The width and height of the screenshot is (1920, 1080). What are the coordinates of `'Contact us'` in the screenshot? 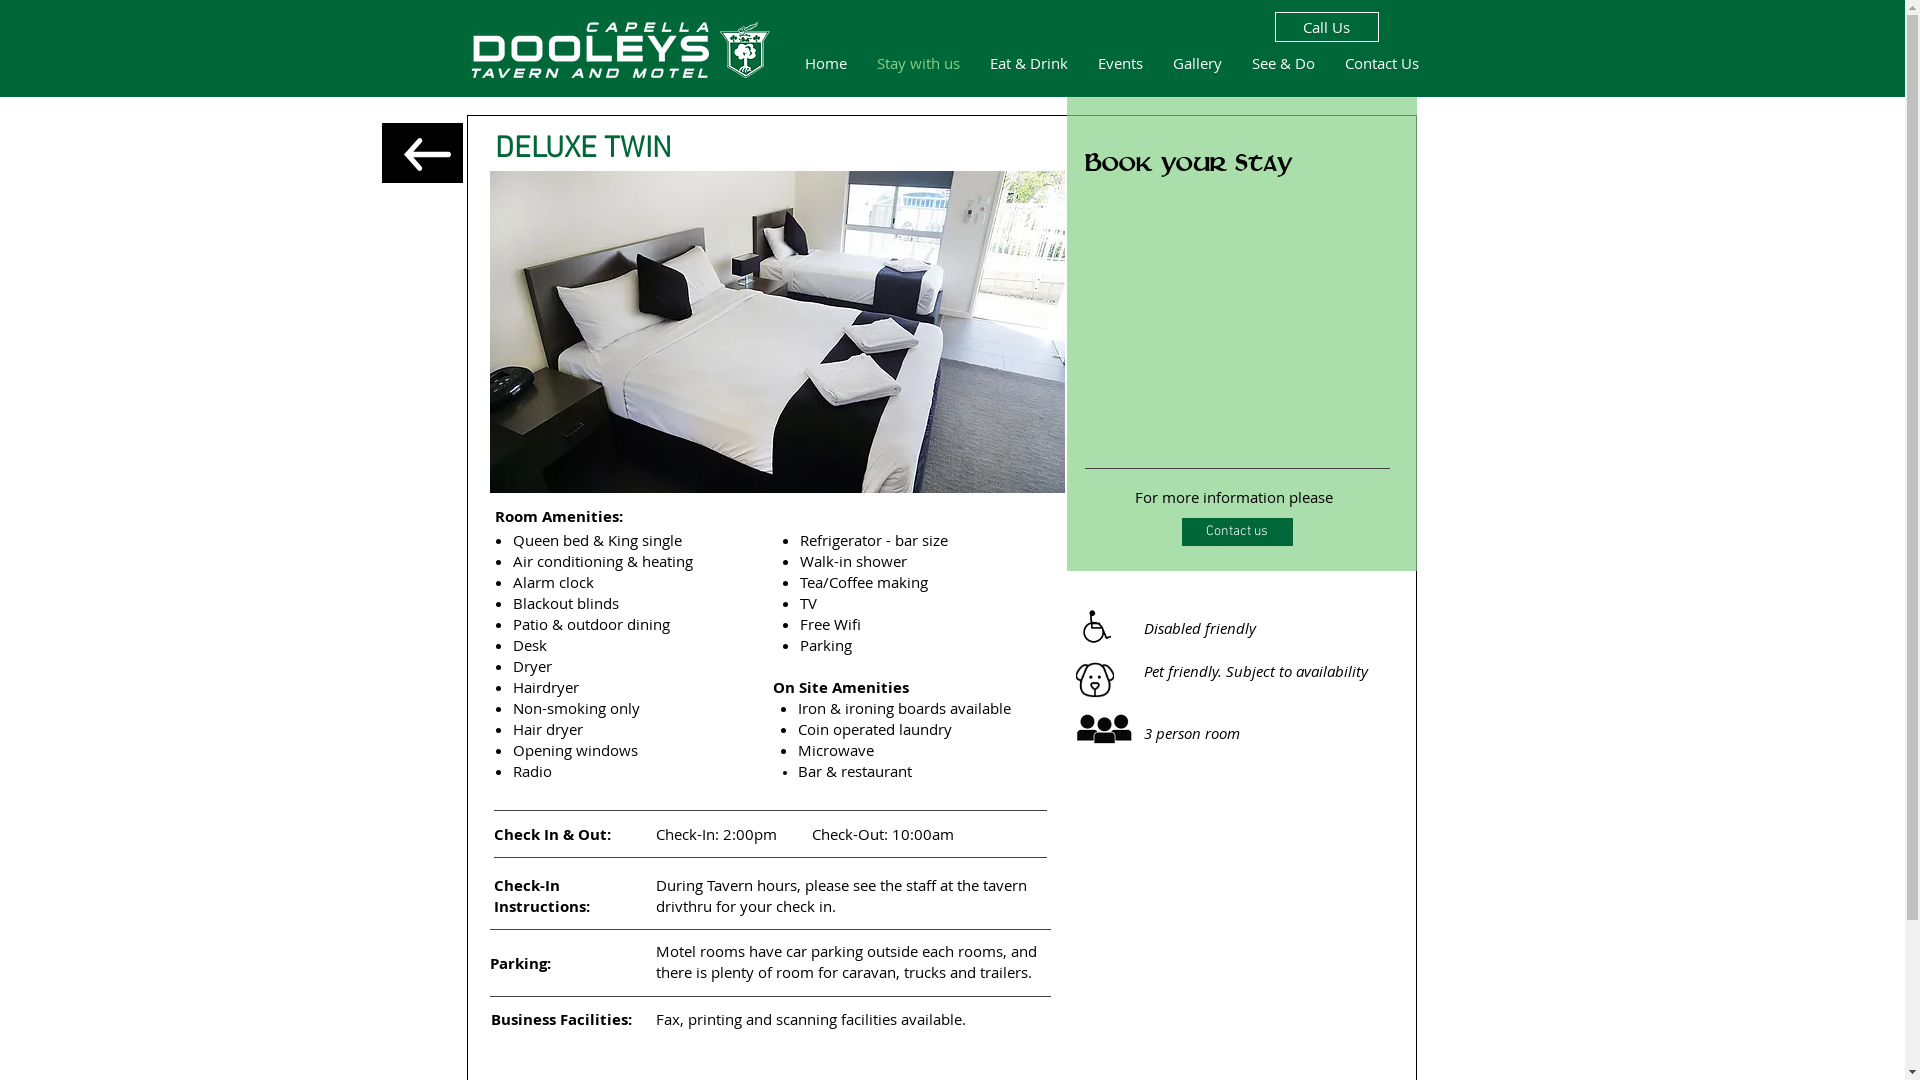 It's located at (1181, 531).